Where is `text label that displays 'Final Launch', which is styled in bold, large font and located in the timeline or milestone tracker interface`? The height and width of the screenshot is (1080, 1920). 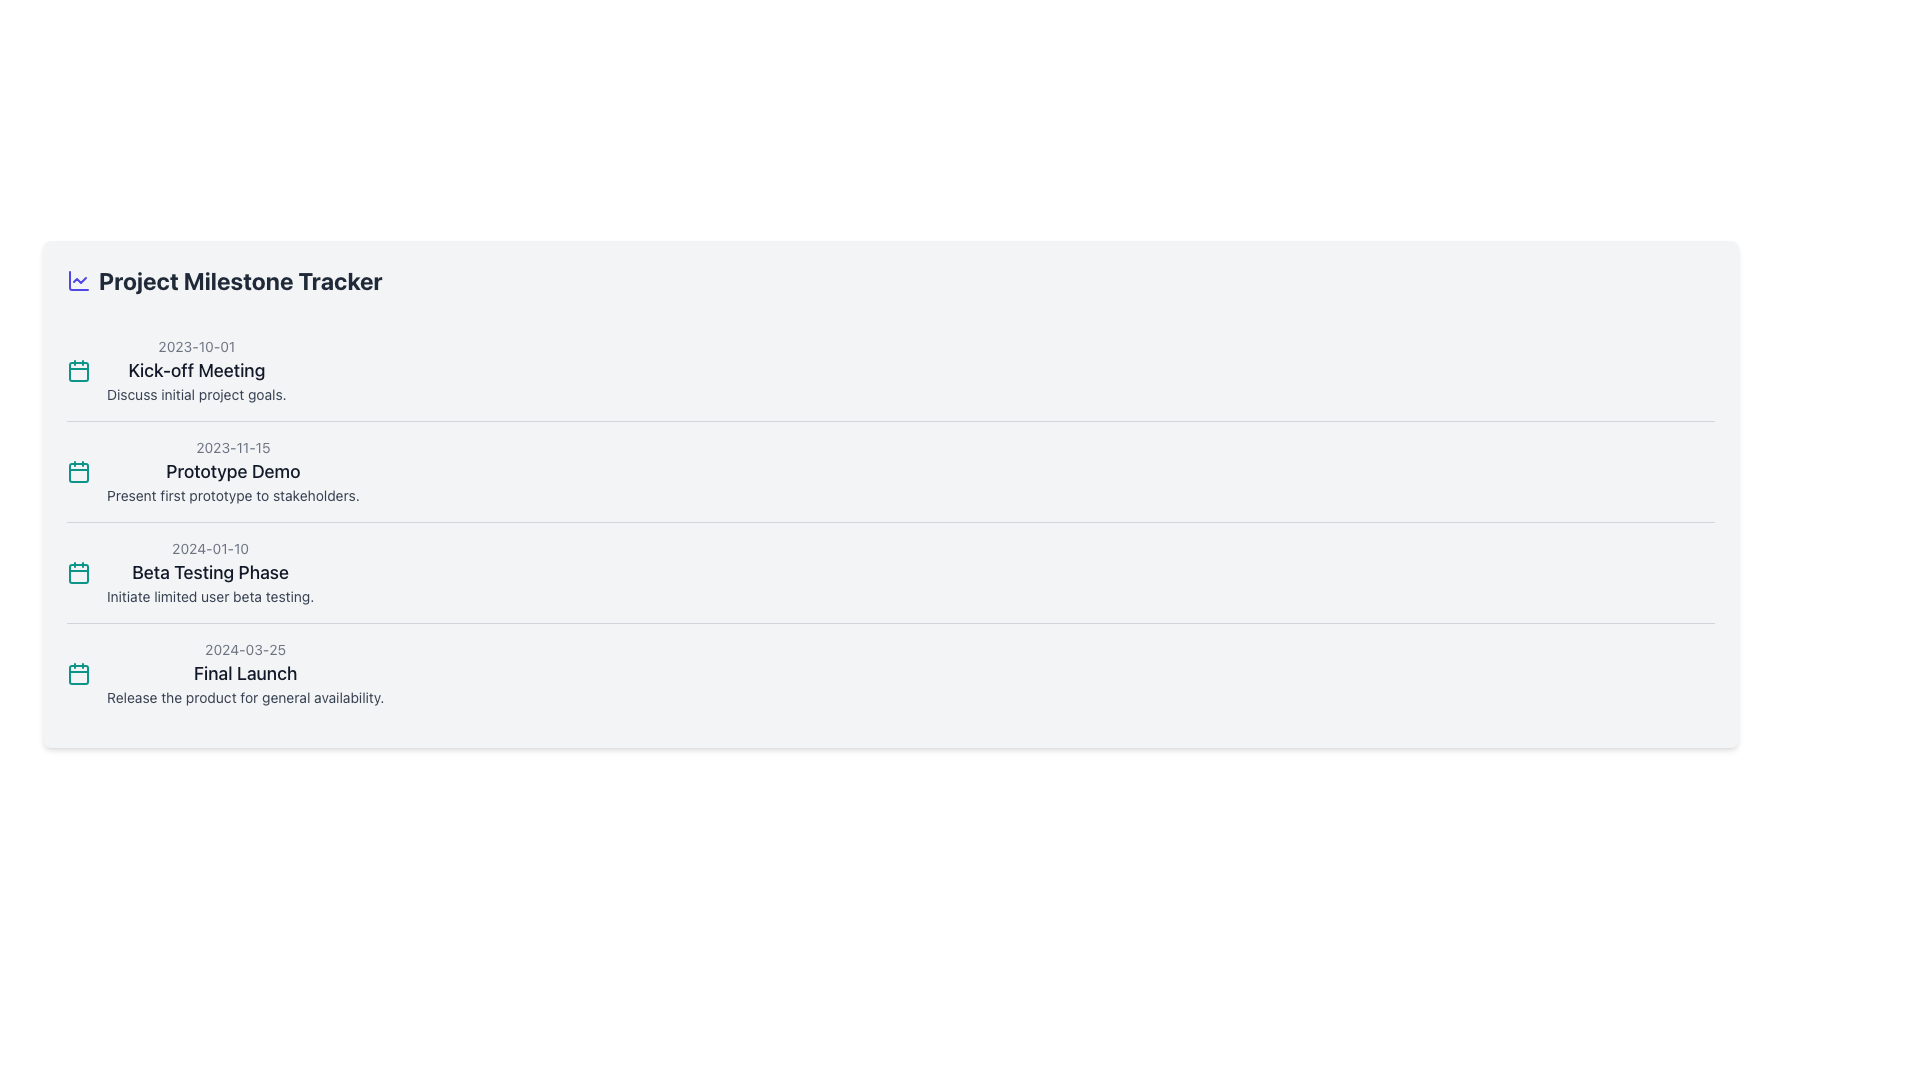 text label that displays 'Final Launch', which is styled in bold, large font and located in the timeline or milestone tracker interface is located at coordinates (244, 674).